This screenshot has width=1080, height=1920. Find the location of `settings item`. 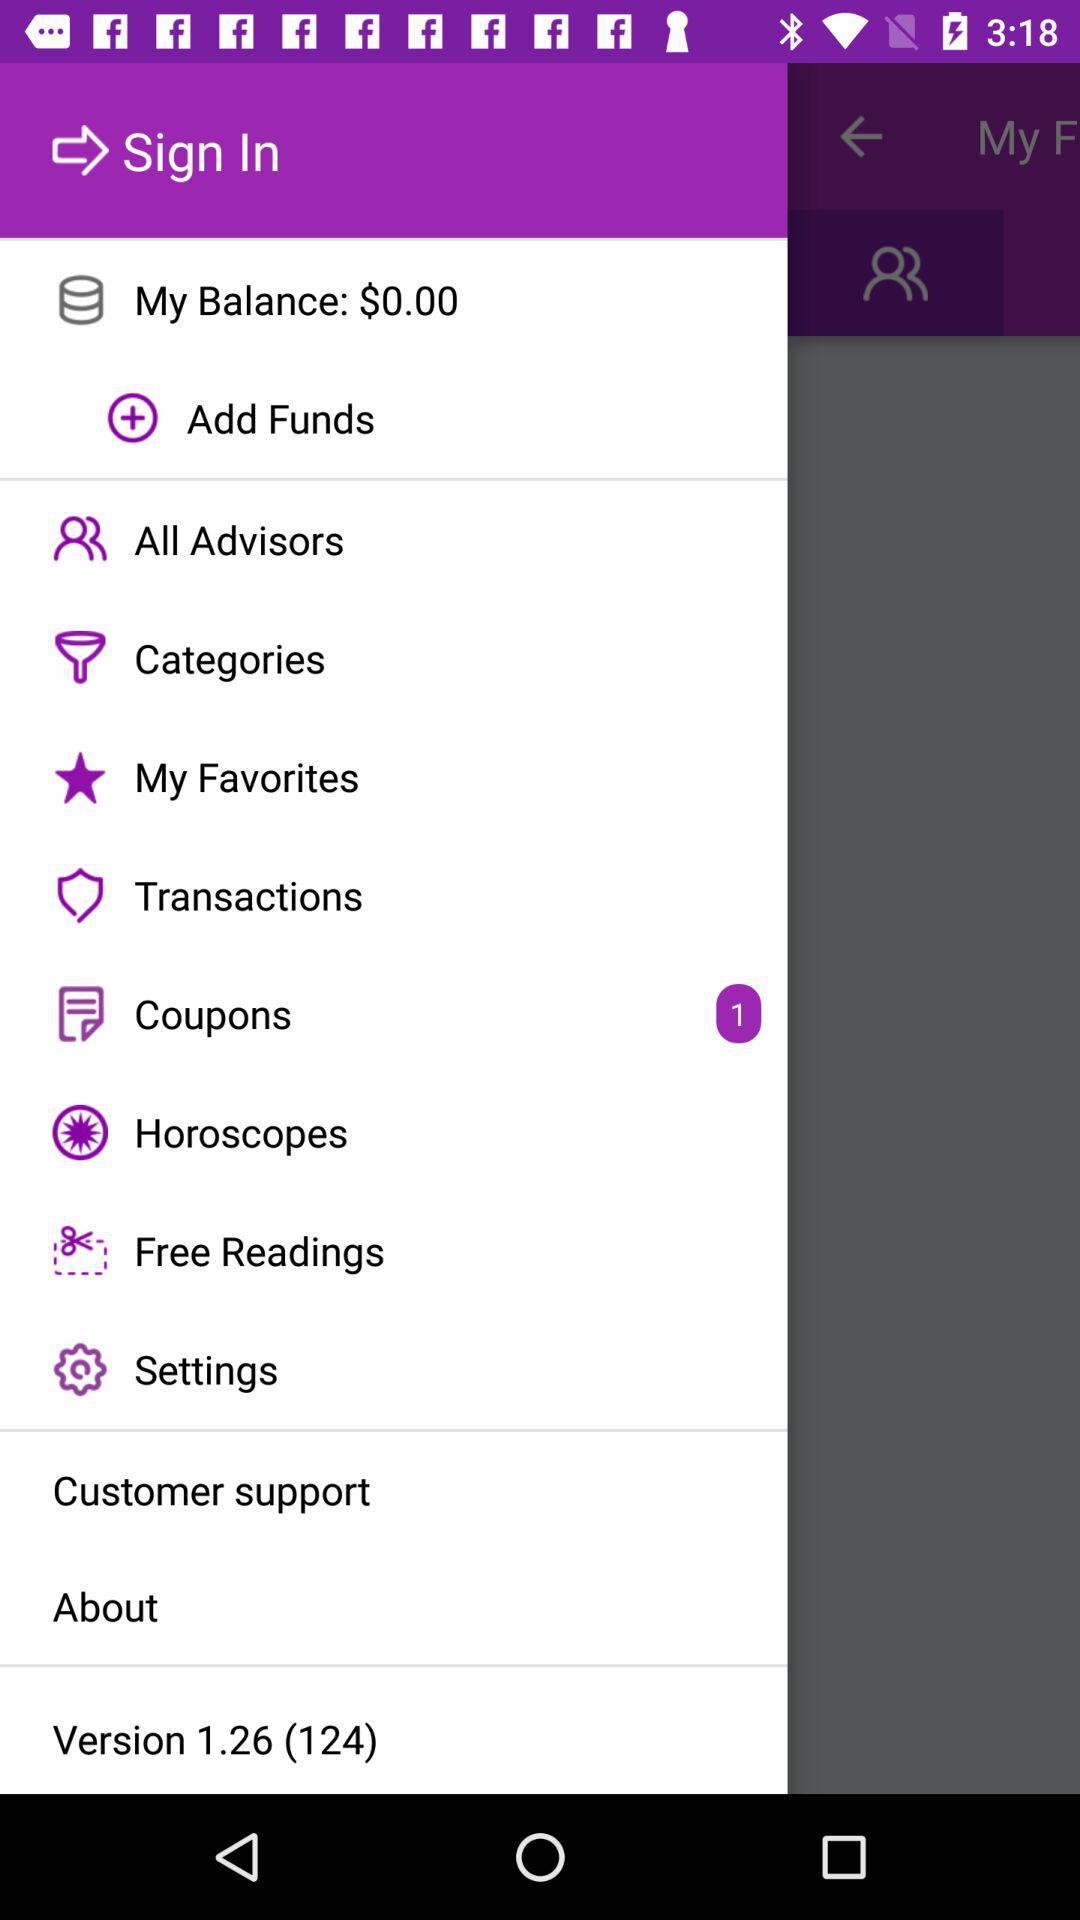

settings item is located at coordinates (393, 1368).